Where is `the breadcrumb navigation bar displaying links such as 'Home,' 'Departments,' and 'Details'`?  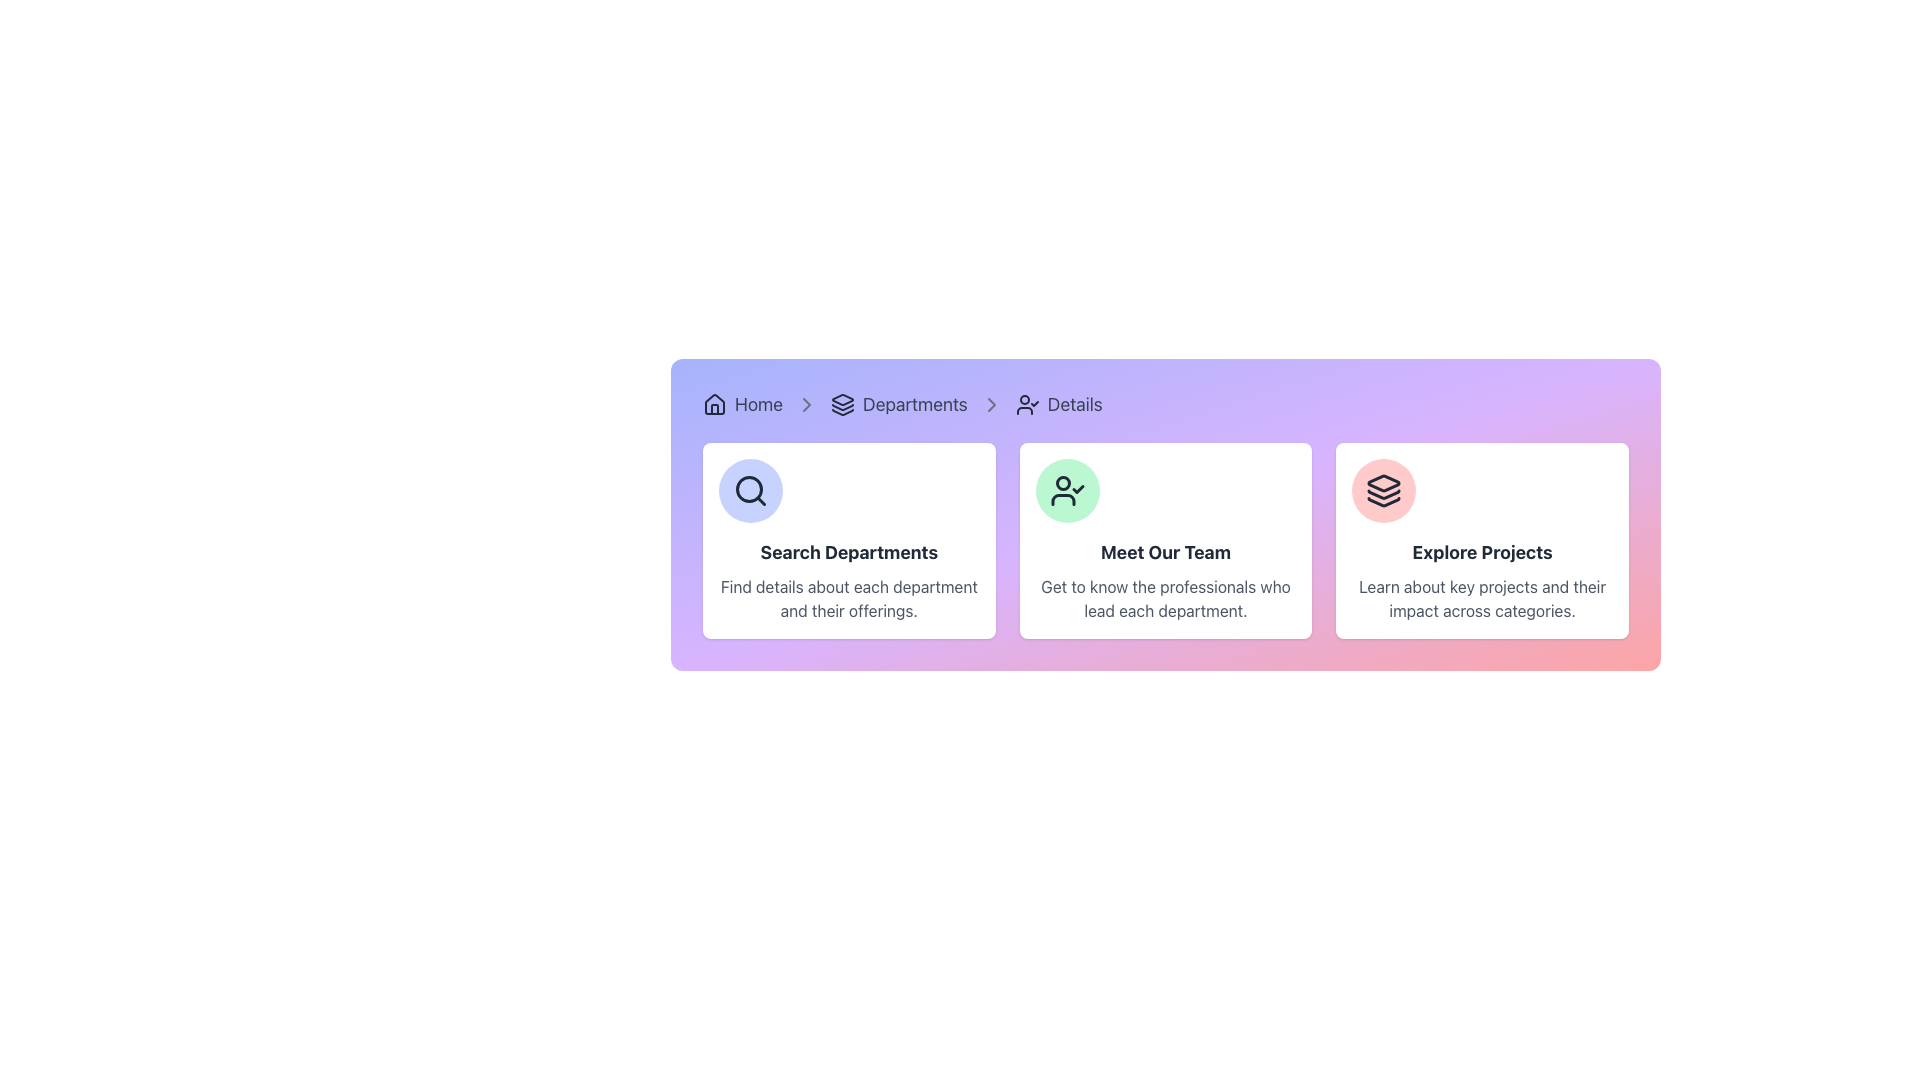 the breadcrumb navigation bar displaying links such as 'Home,' 'Departments,' and 'Details' is located at coordinates (1166, 405).